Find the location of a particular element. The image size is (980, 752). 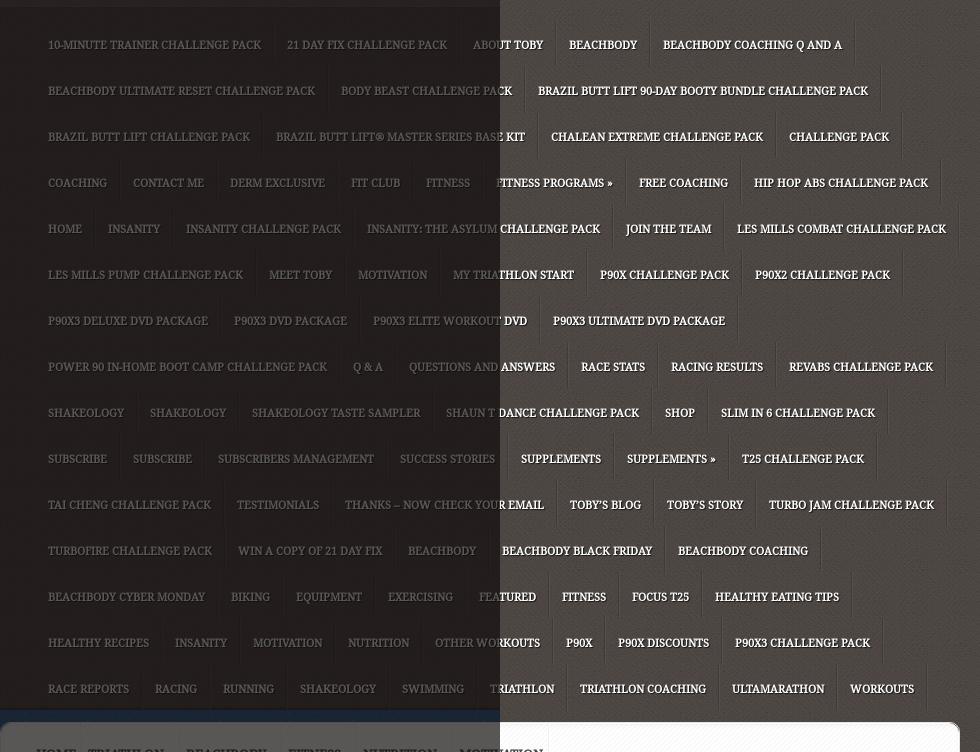

'P90X Challenge Pack' is located at coordinates (664, 275).